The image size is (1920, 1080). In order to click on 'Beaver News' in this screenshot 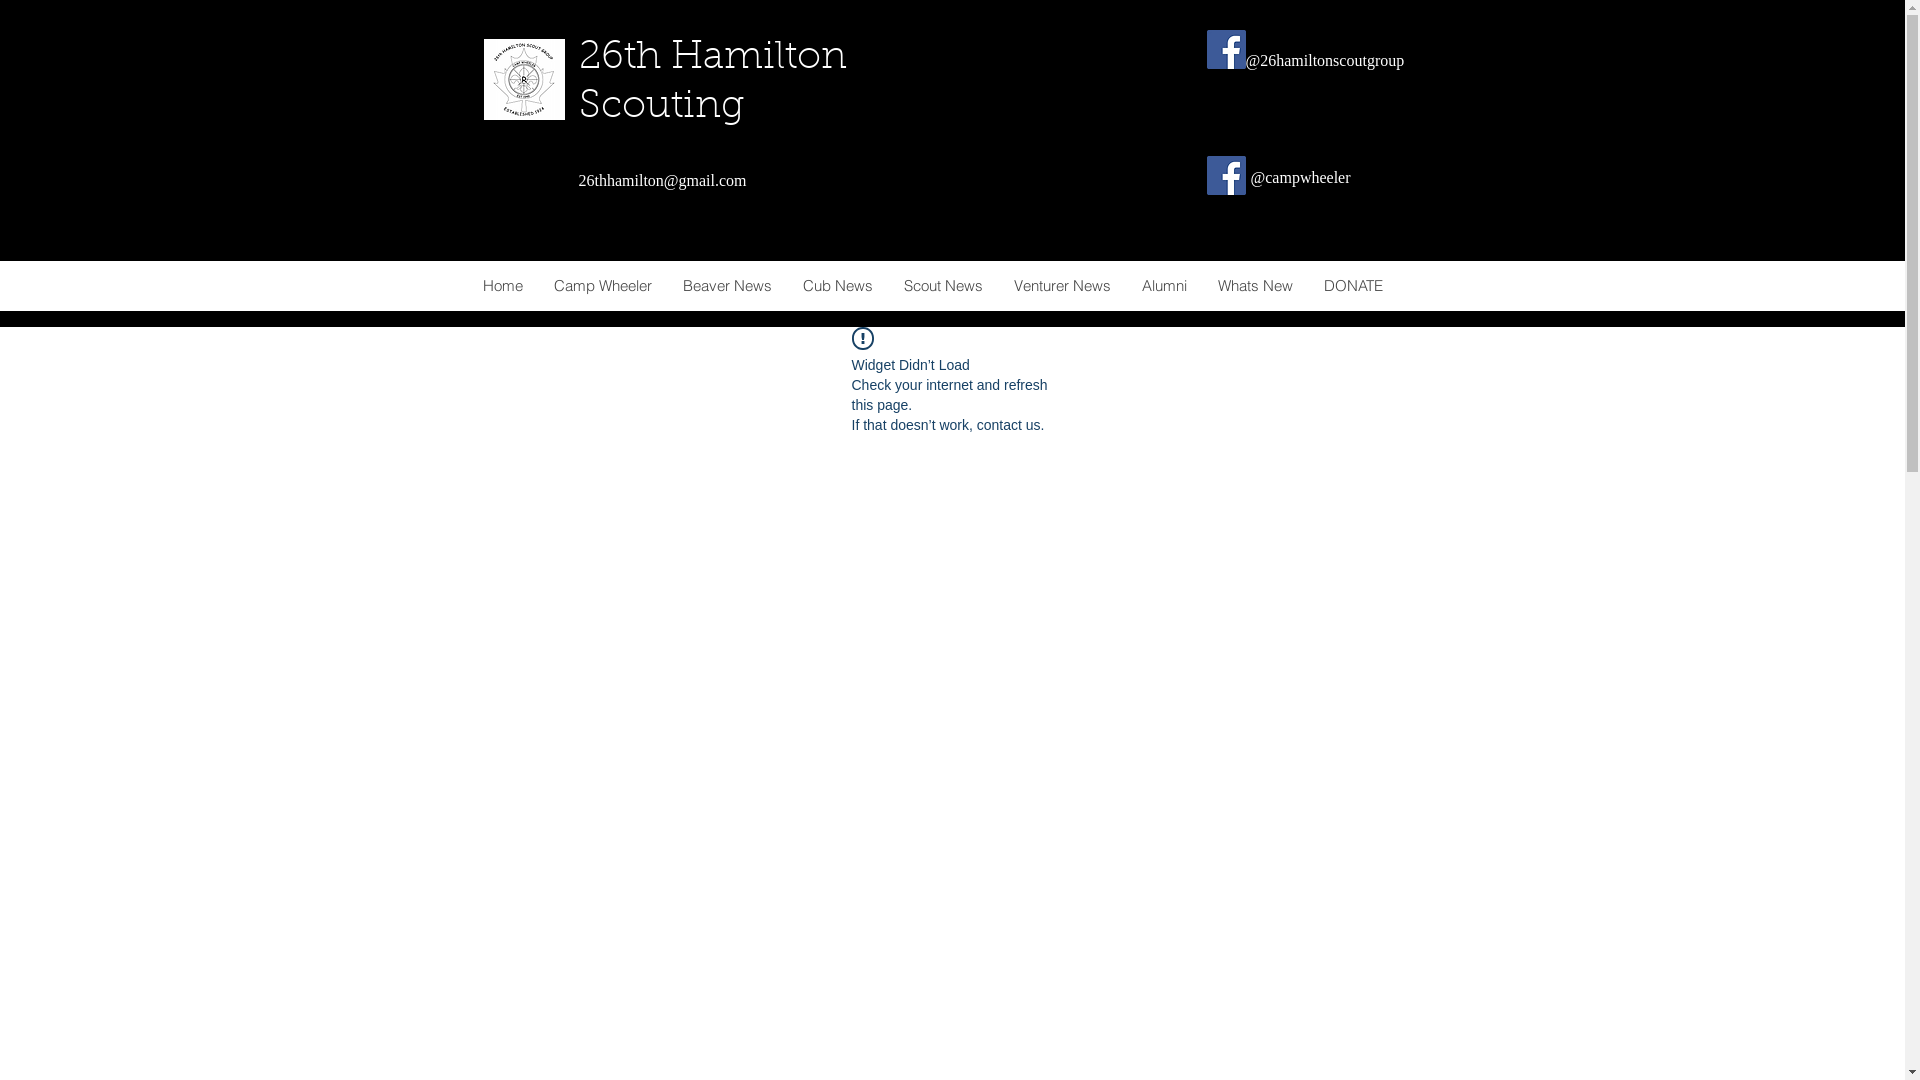, I will do `click(666, 285)`.